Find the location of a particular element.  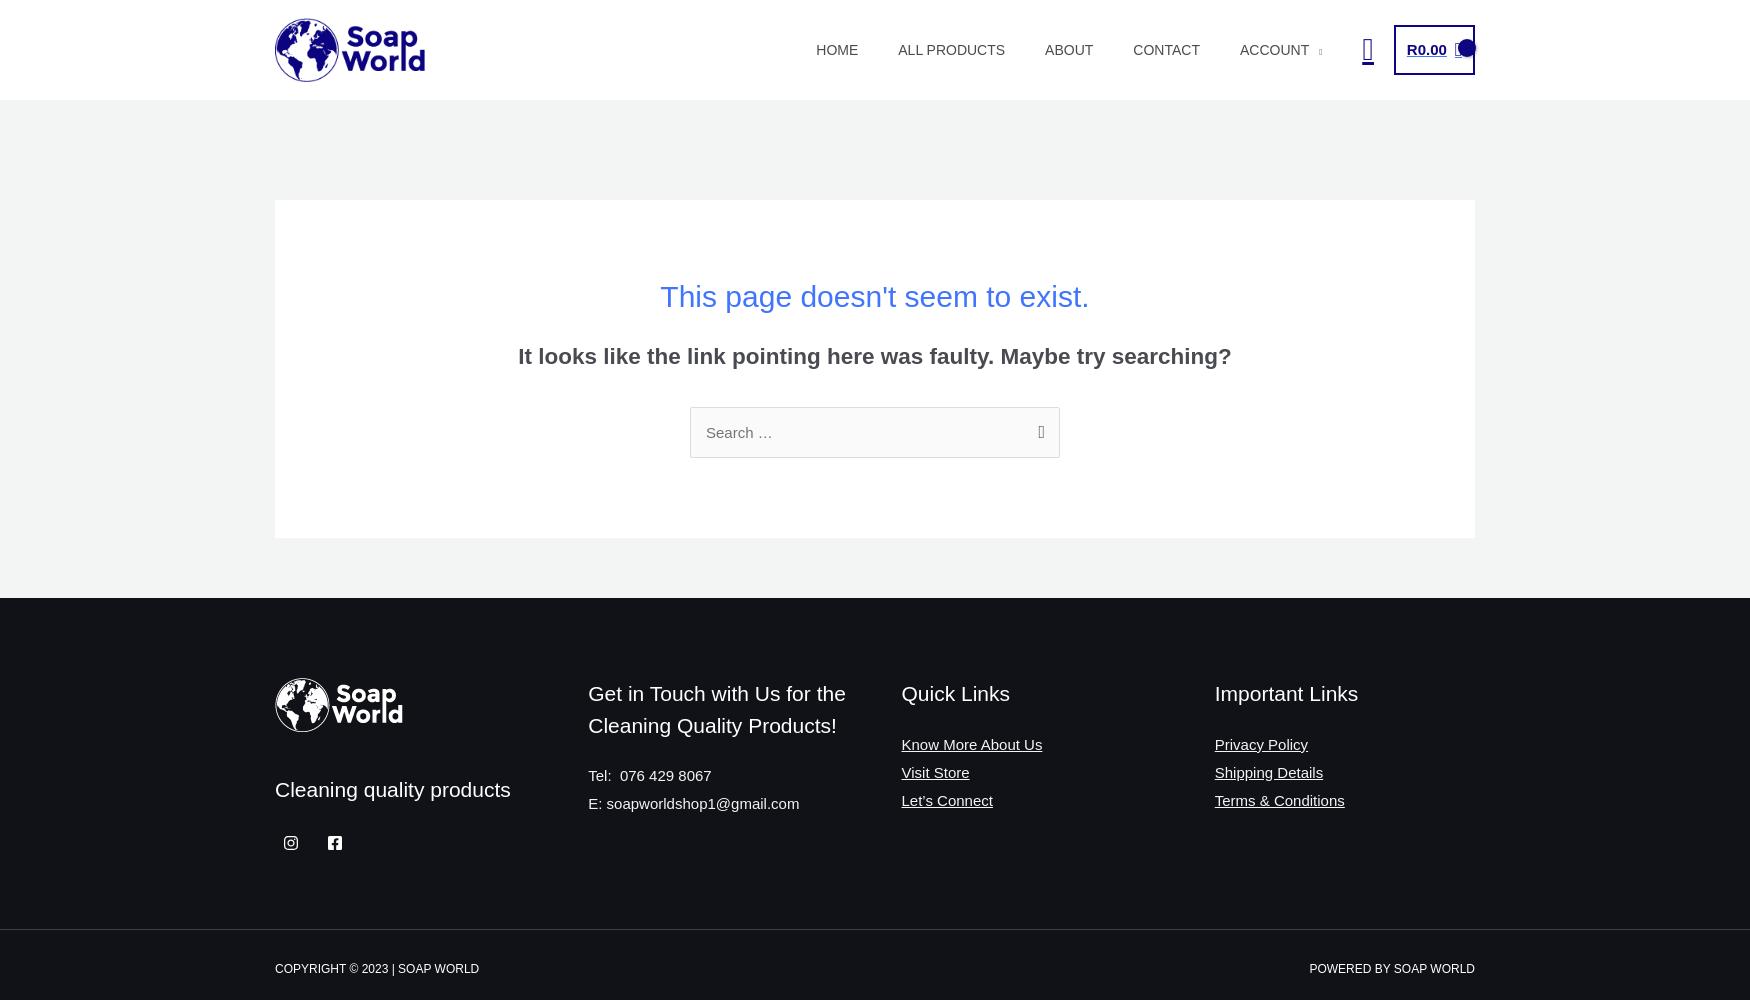

'About' is located at coordinates (1069, 50).